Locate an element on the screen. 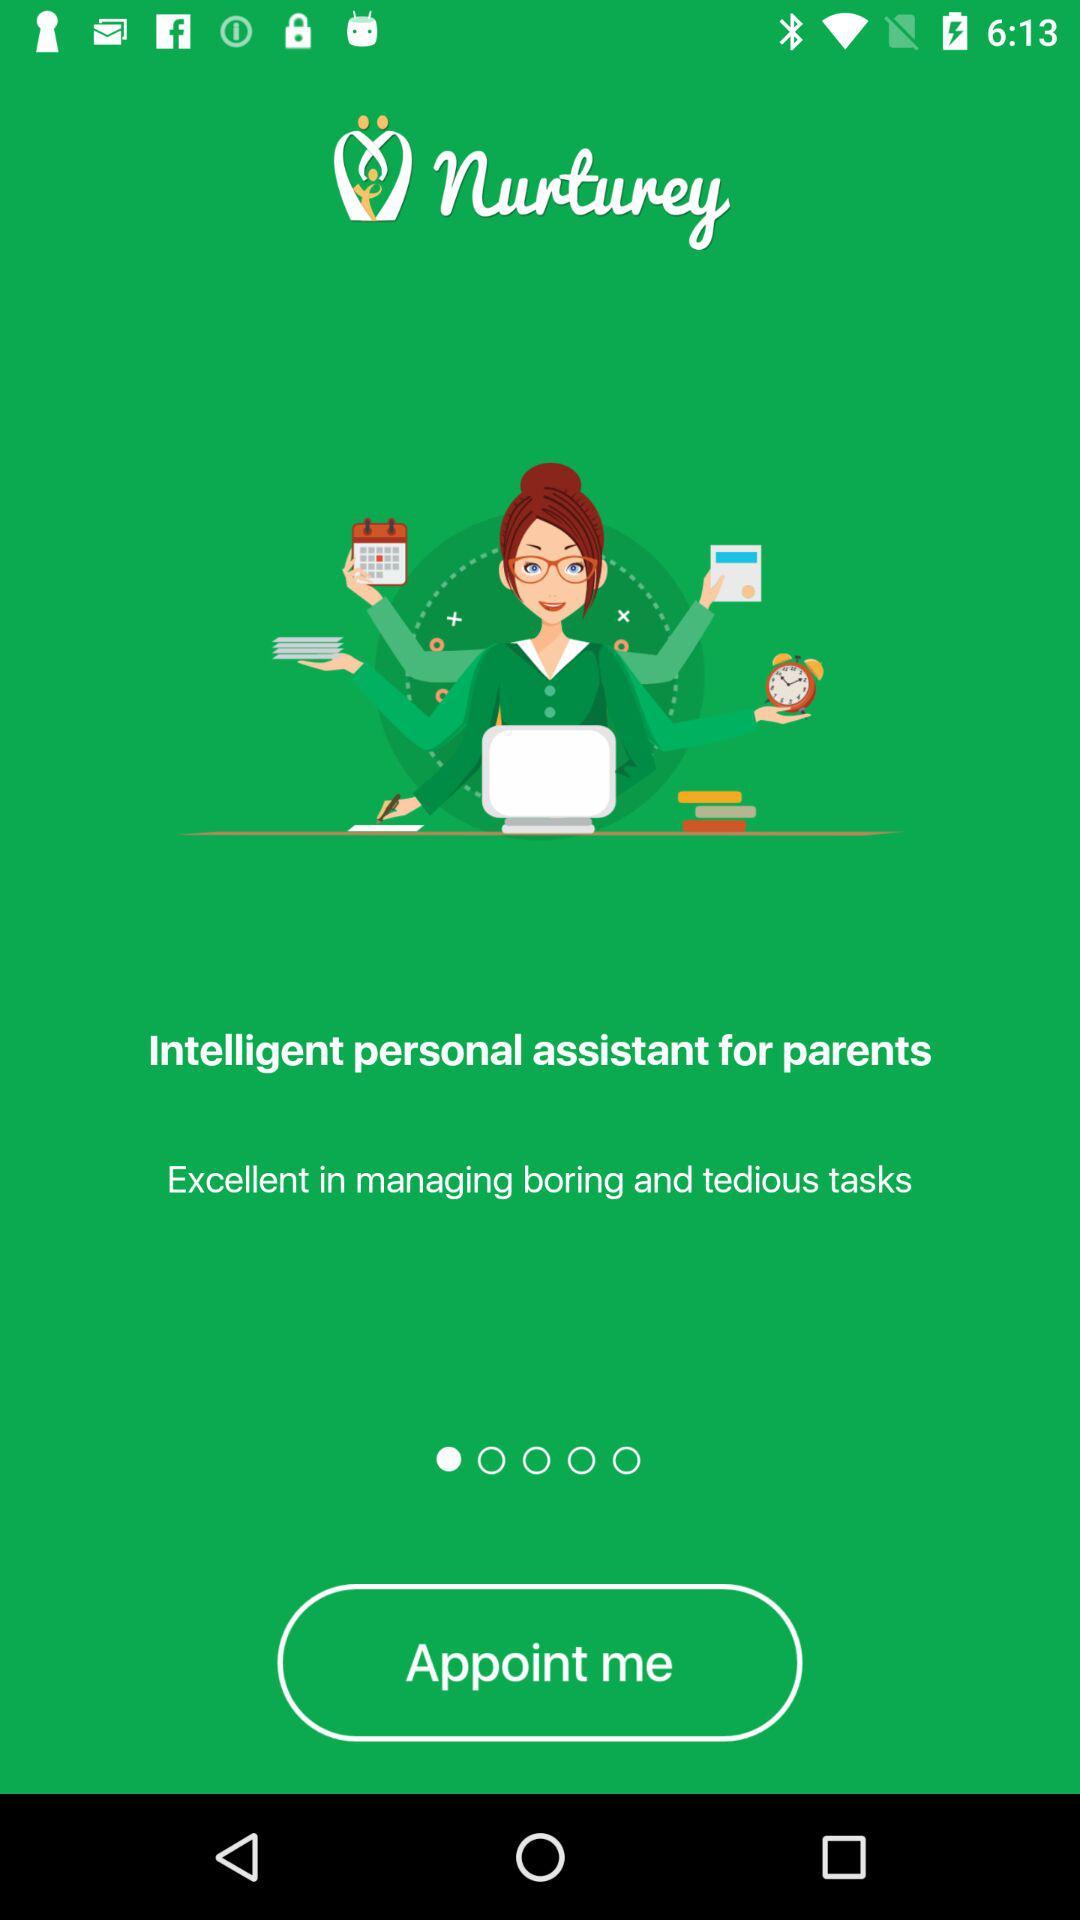 This screenshot has height=1920, width=1080. the book icon is located at coordinates (540, 1662).